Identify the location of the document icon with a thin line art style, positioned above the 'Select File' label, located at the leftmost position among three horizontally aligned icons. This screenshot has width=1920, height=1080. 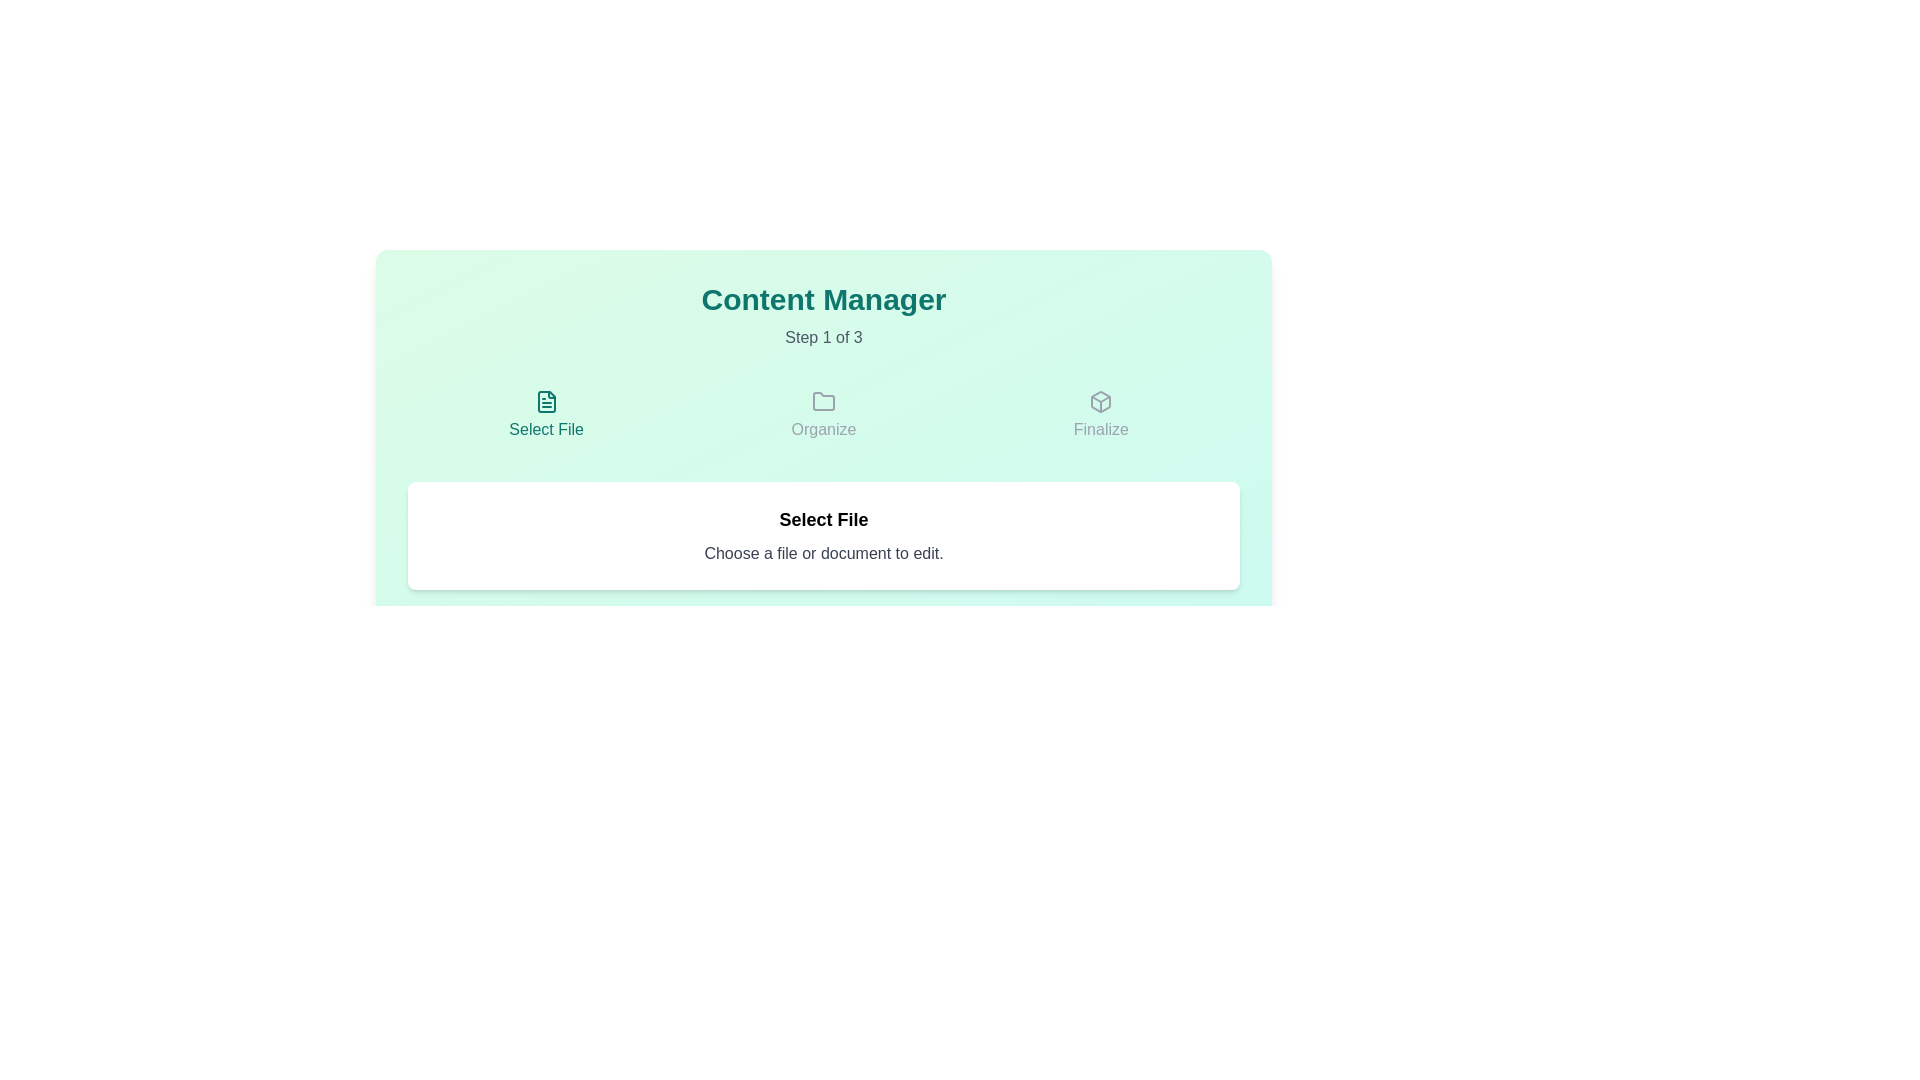
(546, 401).